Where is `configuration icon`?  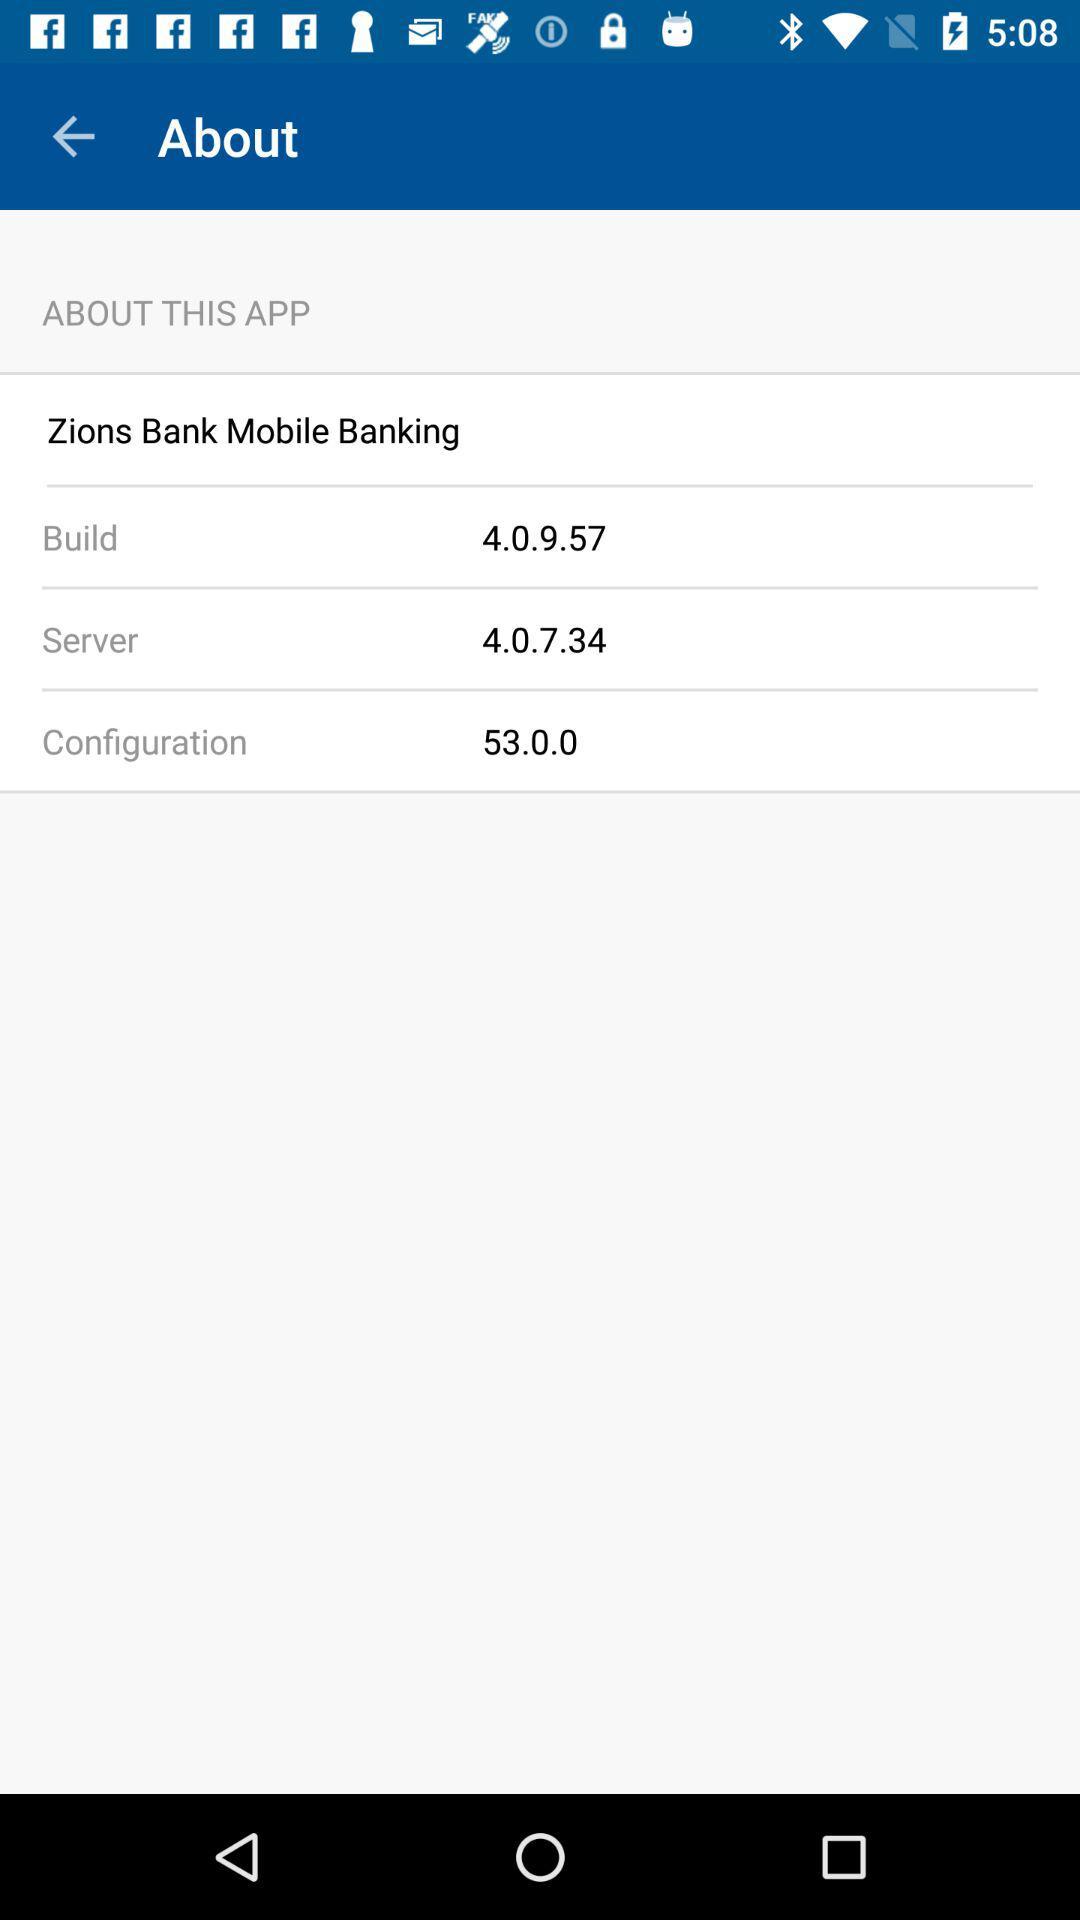 configuration icon is located at coordinates (240, 739).